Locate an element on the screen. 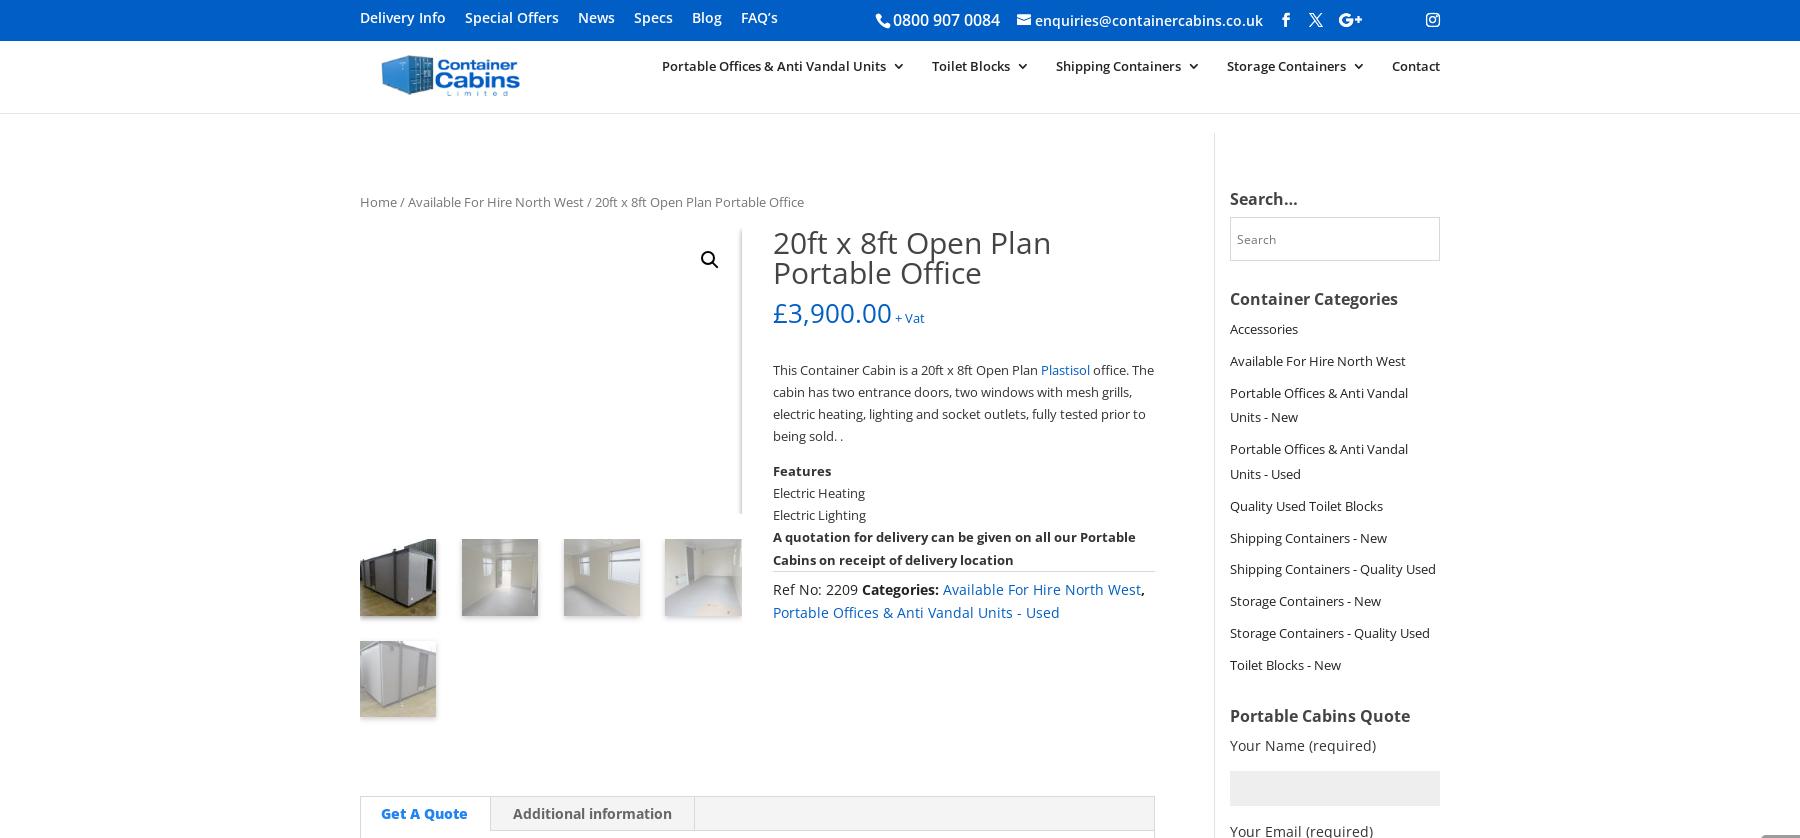  'Specs' is located at coordinates (653, 16).